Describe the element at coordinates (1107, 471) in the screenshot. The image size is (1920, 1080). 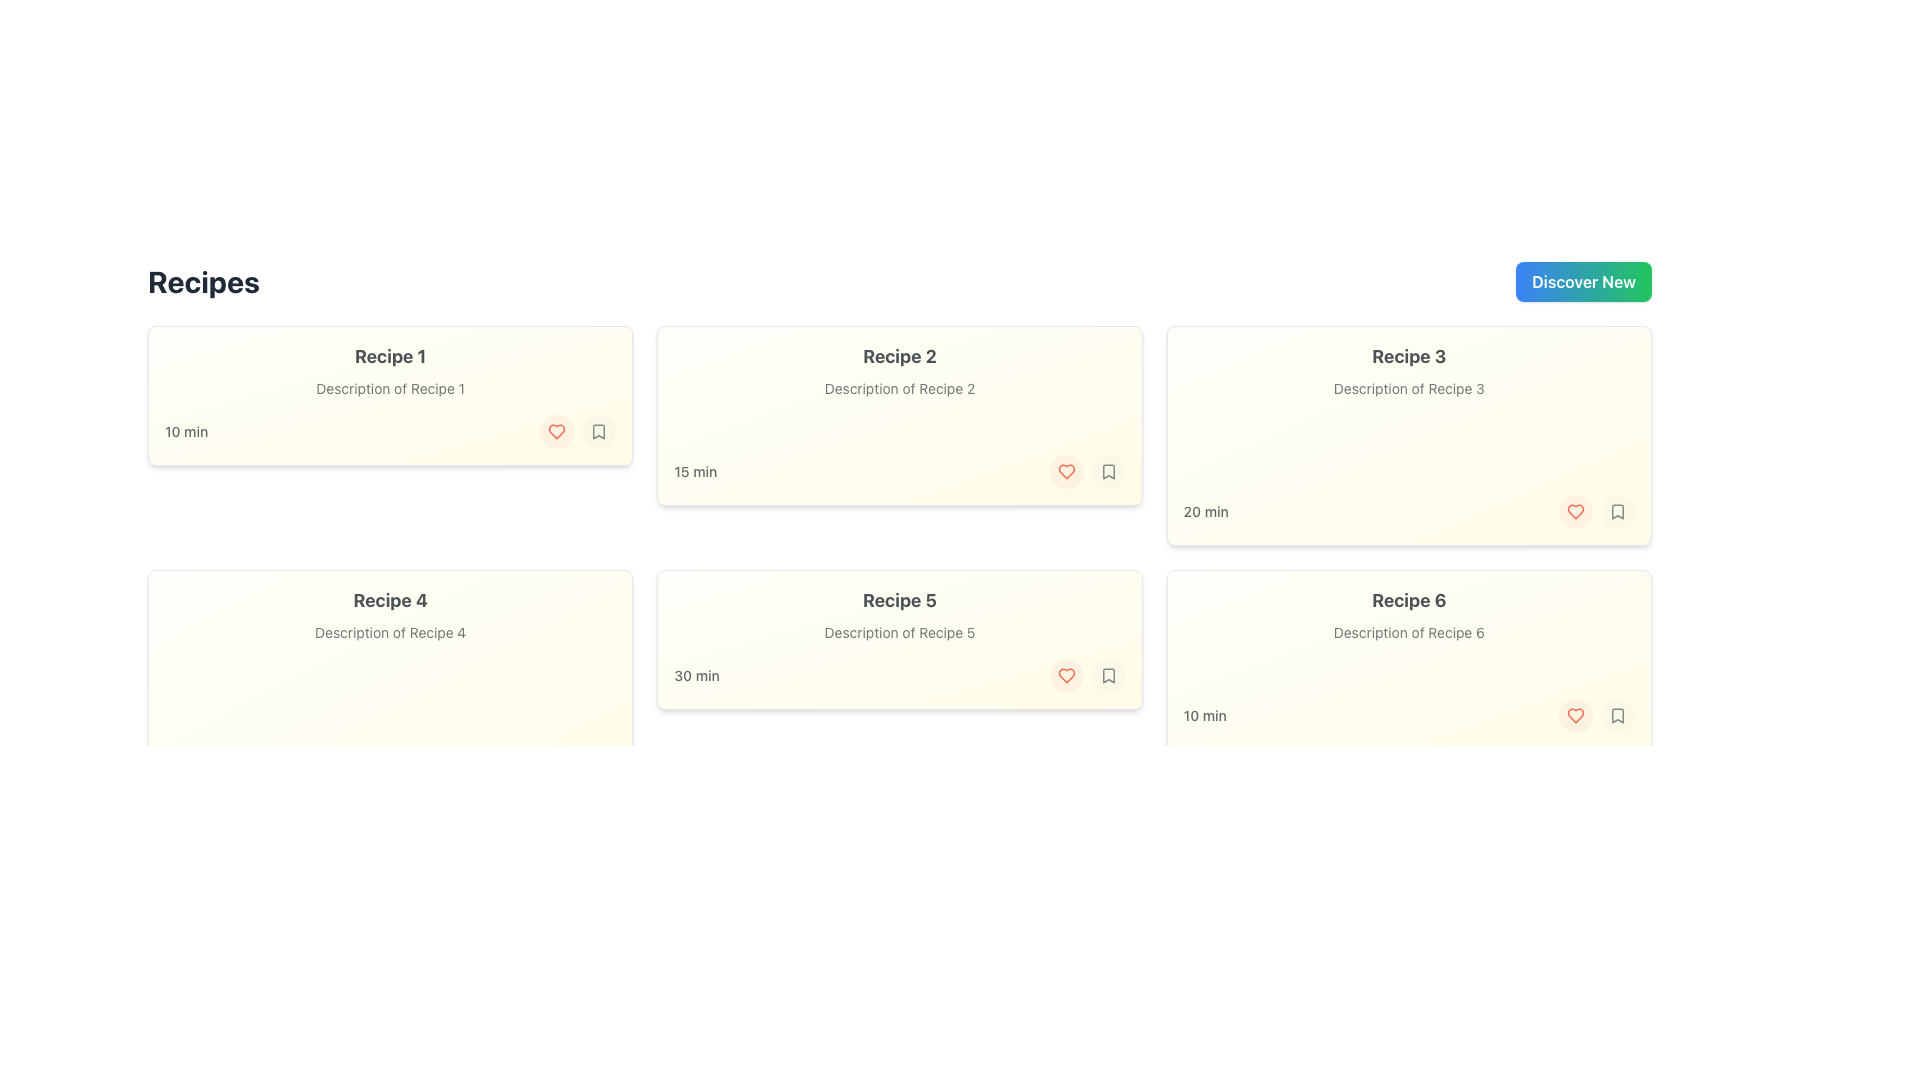
I see `the button for bookmarking the Recipe 2 card, which is the second button in the horizontal arrangement of buttons below the Recipe 2 card` at that location.